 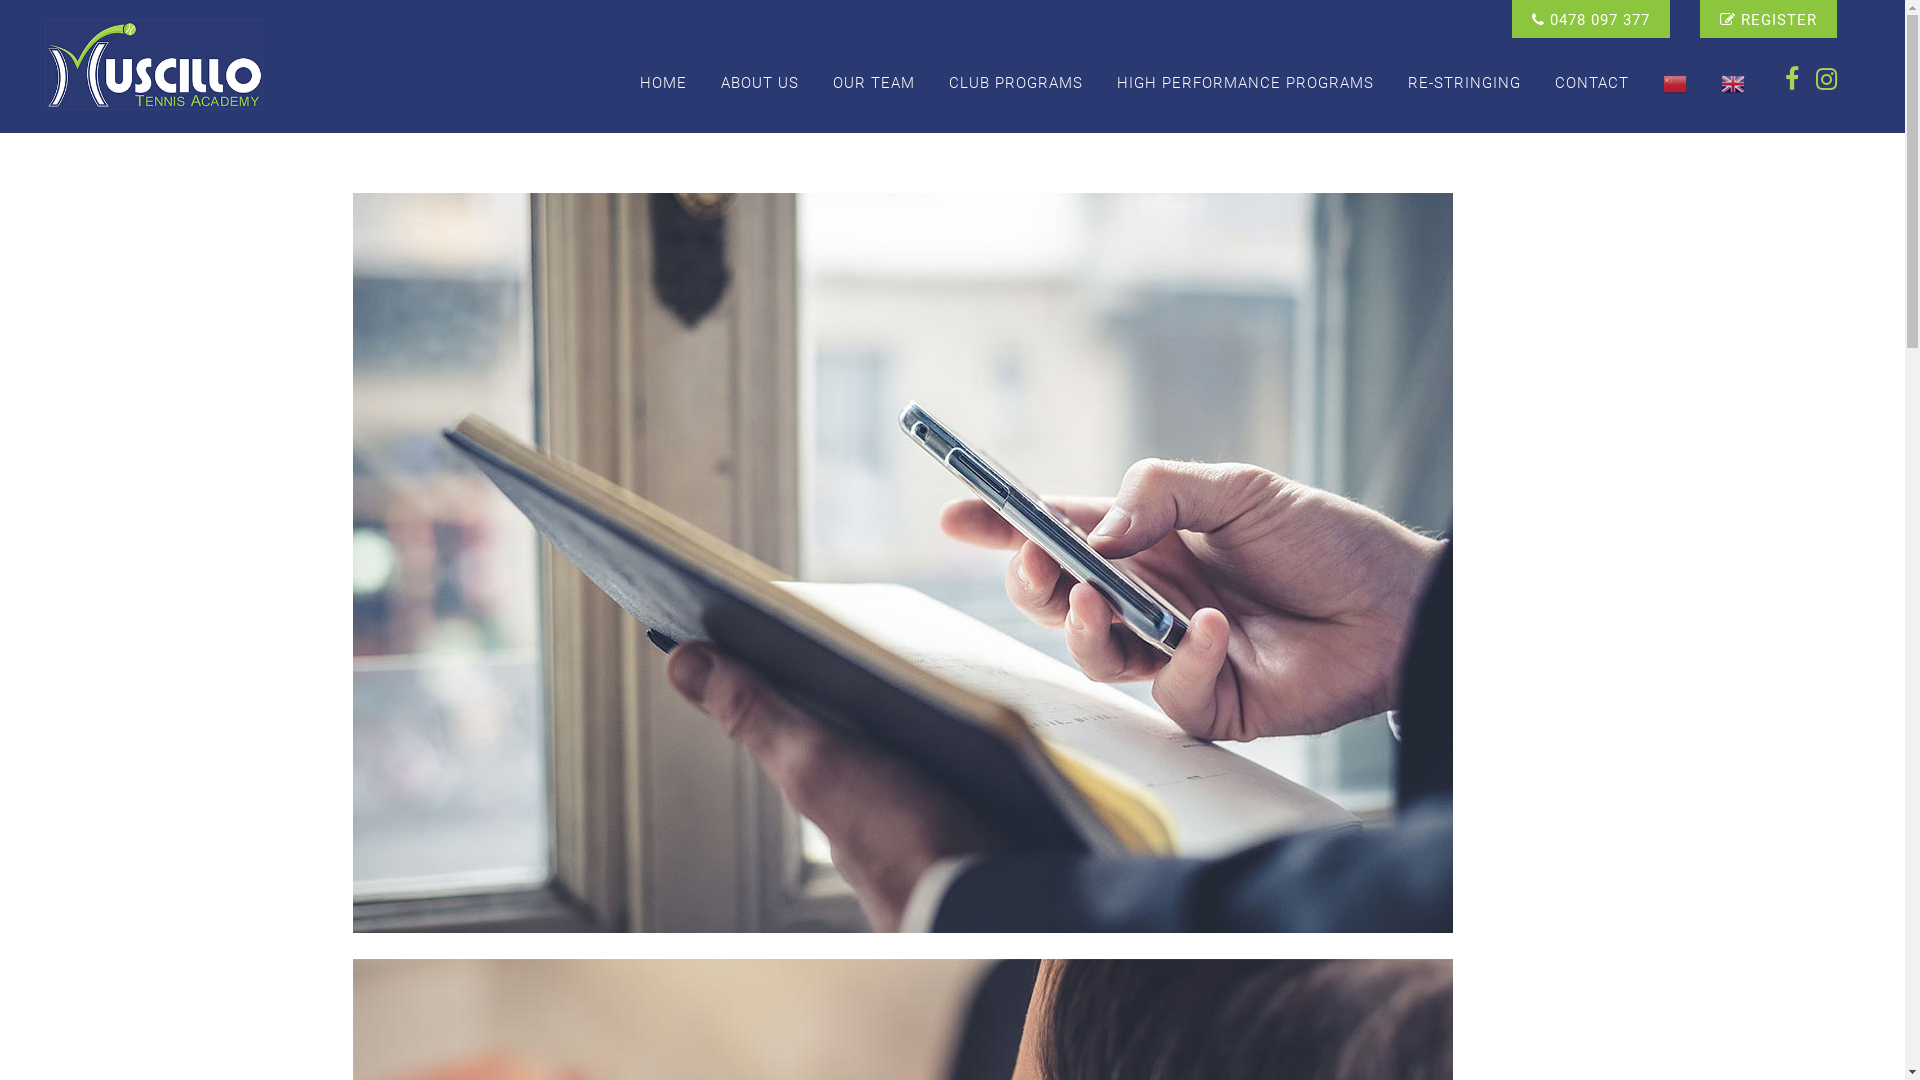 I want to click on 'English', so click(x=1731, y=82).